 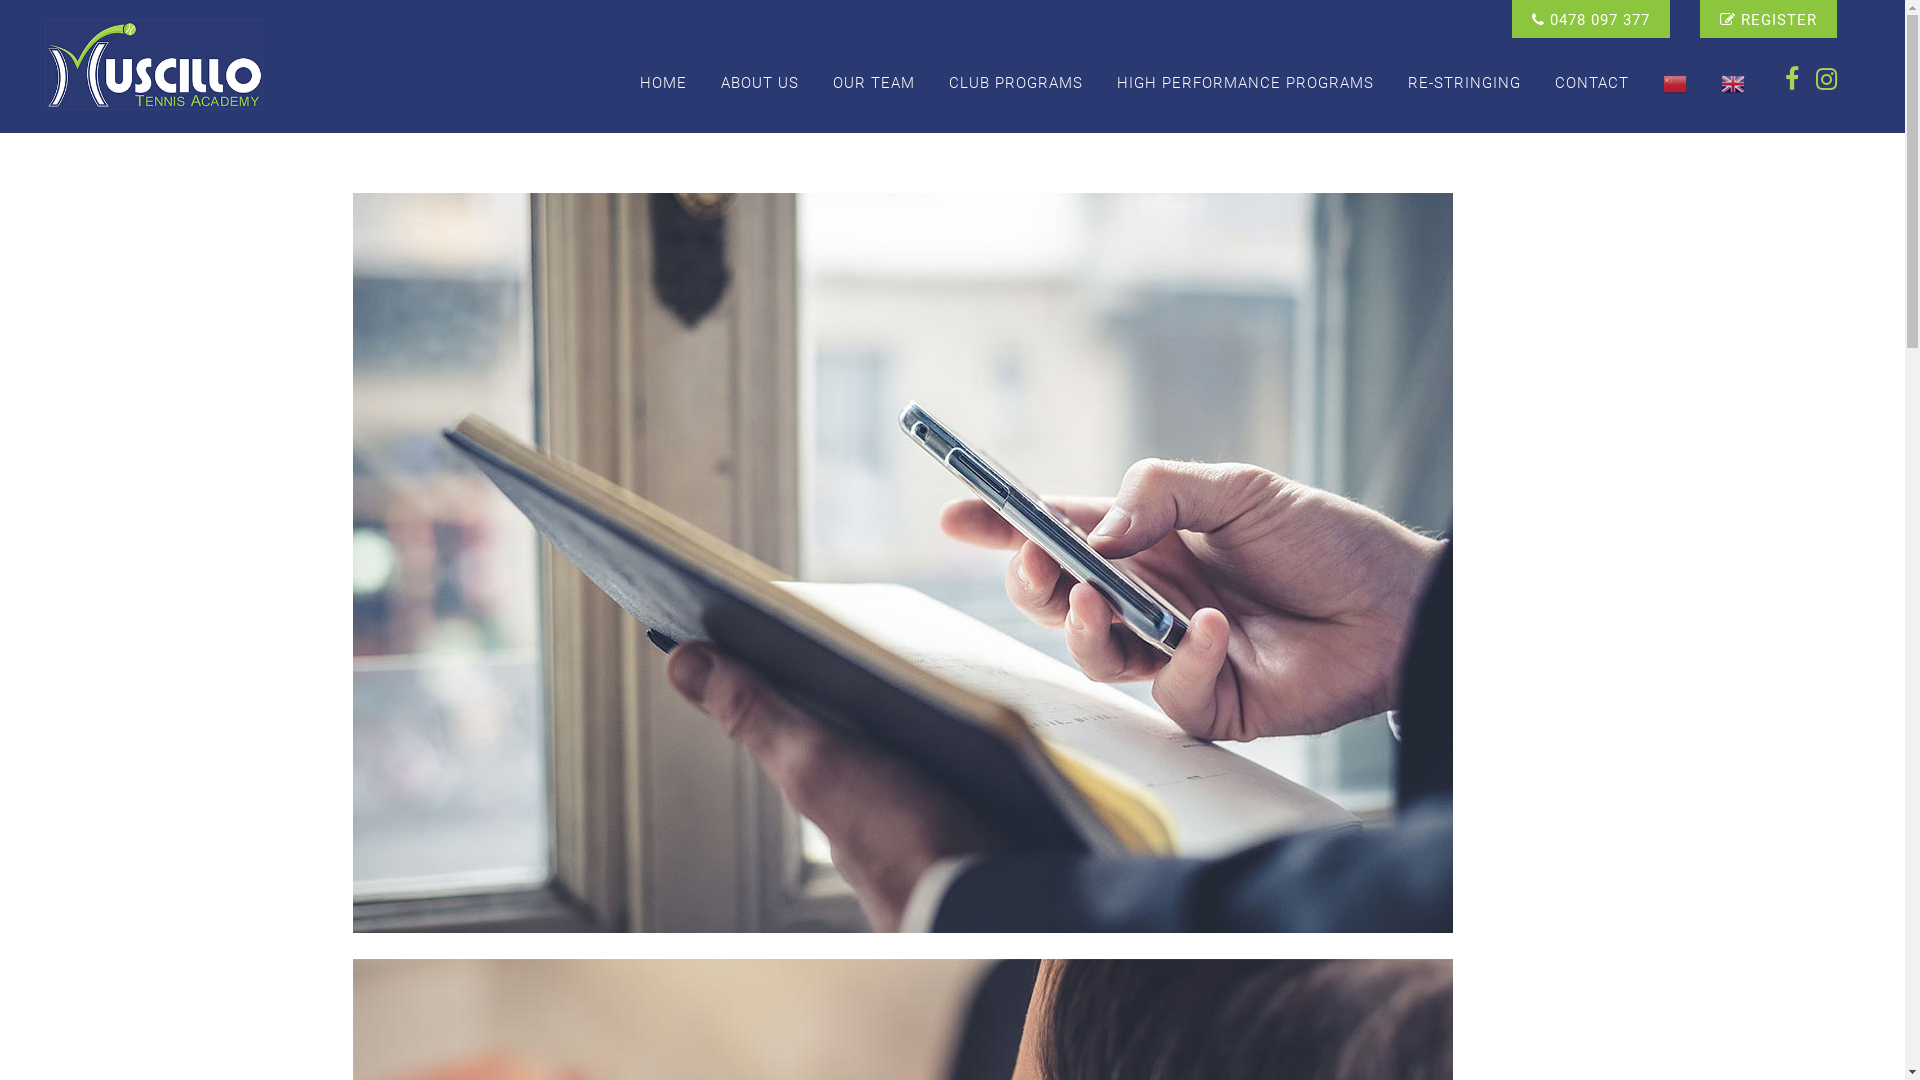 I want to click on 'English', so click(x=1731, y=82).